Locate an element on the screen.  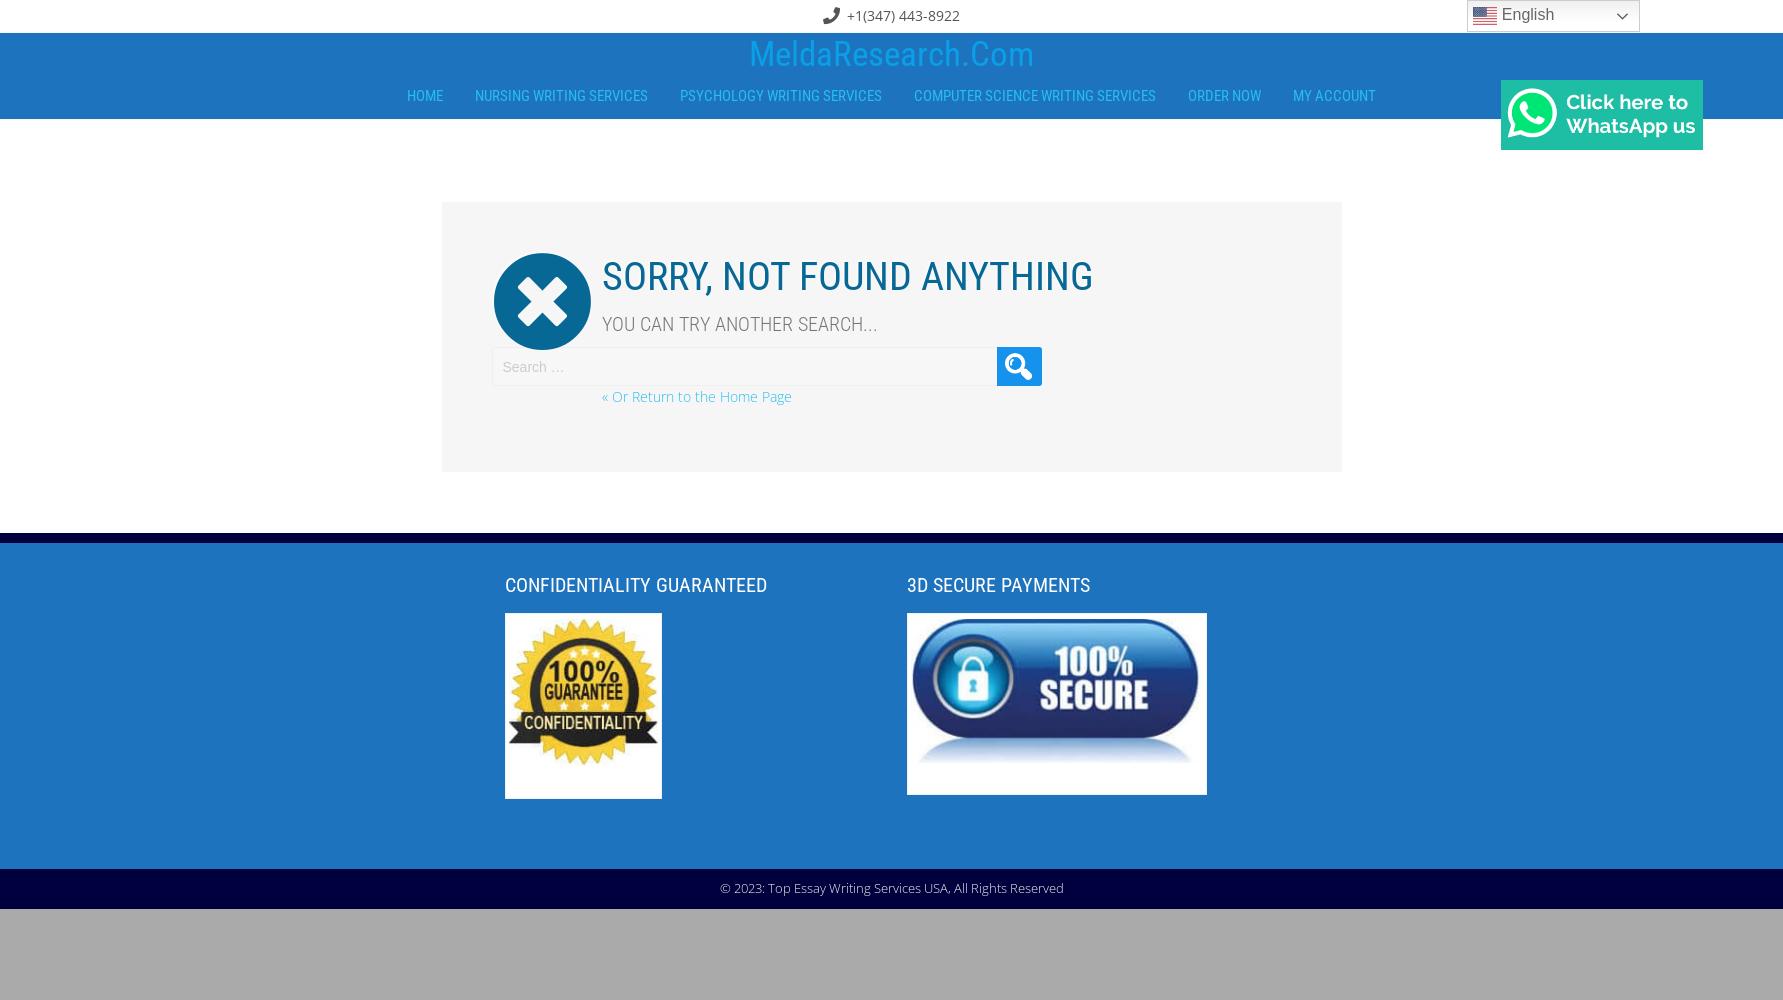
'© 2023: Top Essay Writing Services USA, All Rights Reserved' is located at coordinates (718, 888).